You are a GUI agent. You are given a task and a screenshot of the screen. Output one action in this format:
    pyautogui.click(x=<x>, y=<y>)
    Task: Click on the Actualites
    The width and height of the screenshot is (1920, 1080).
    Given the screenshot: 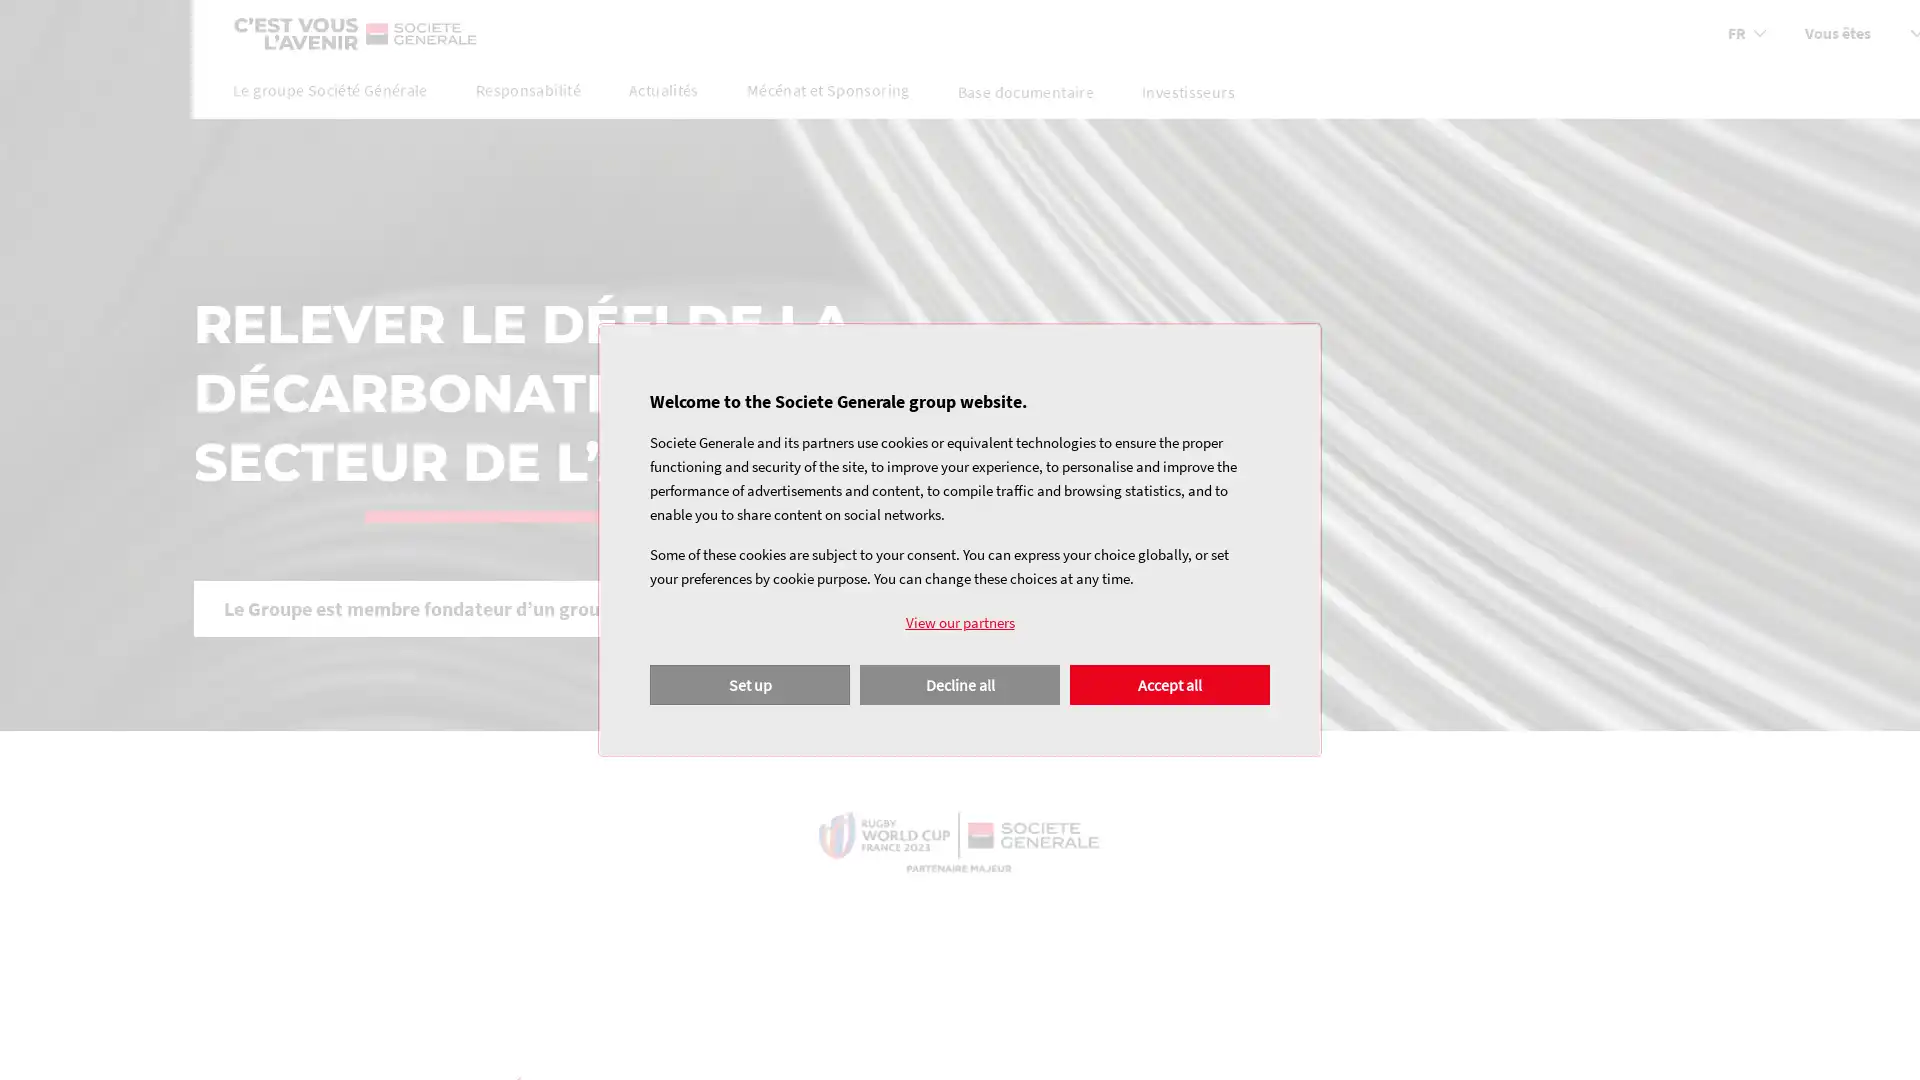 What is the action you would take?
    pyautogui.click(x=663, y=168)
    